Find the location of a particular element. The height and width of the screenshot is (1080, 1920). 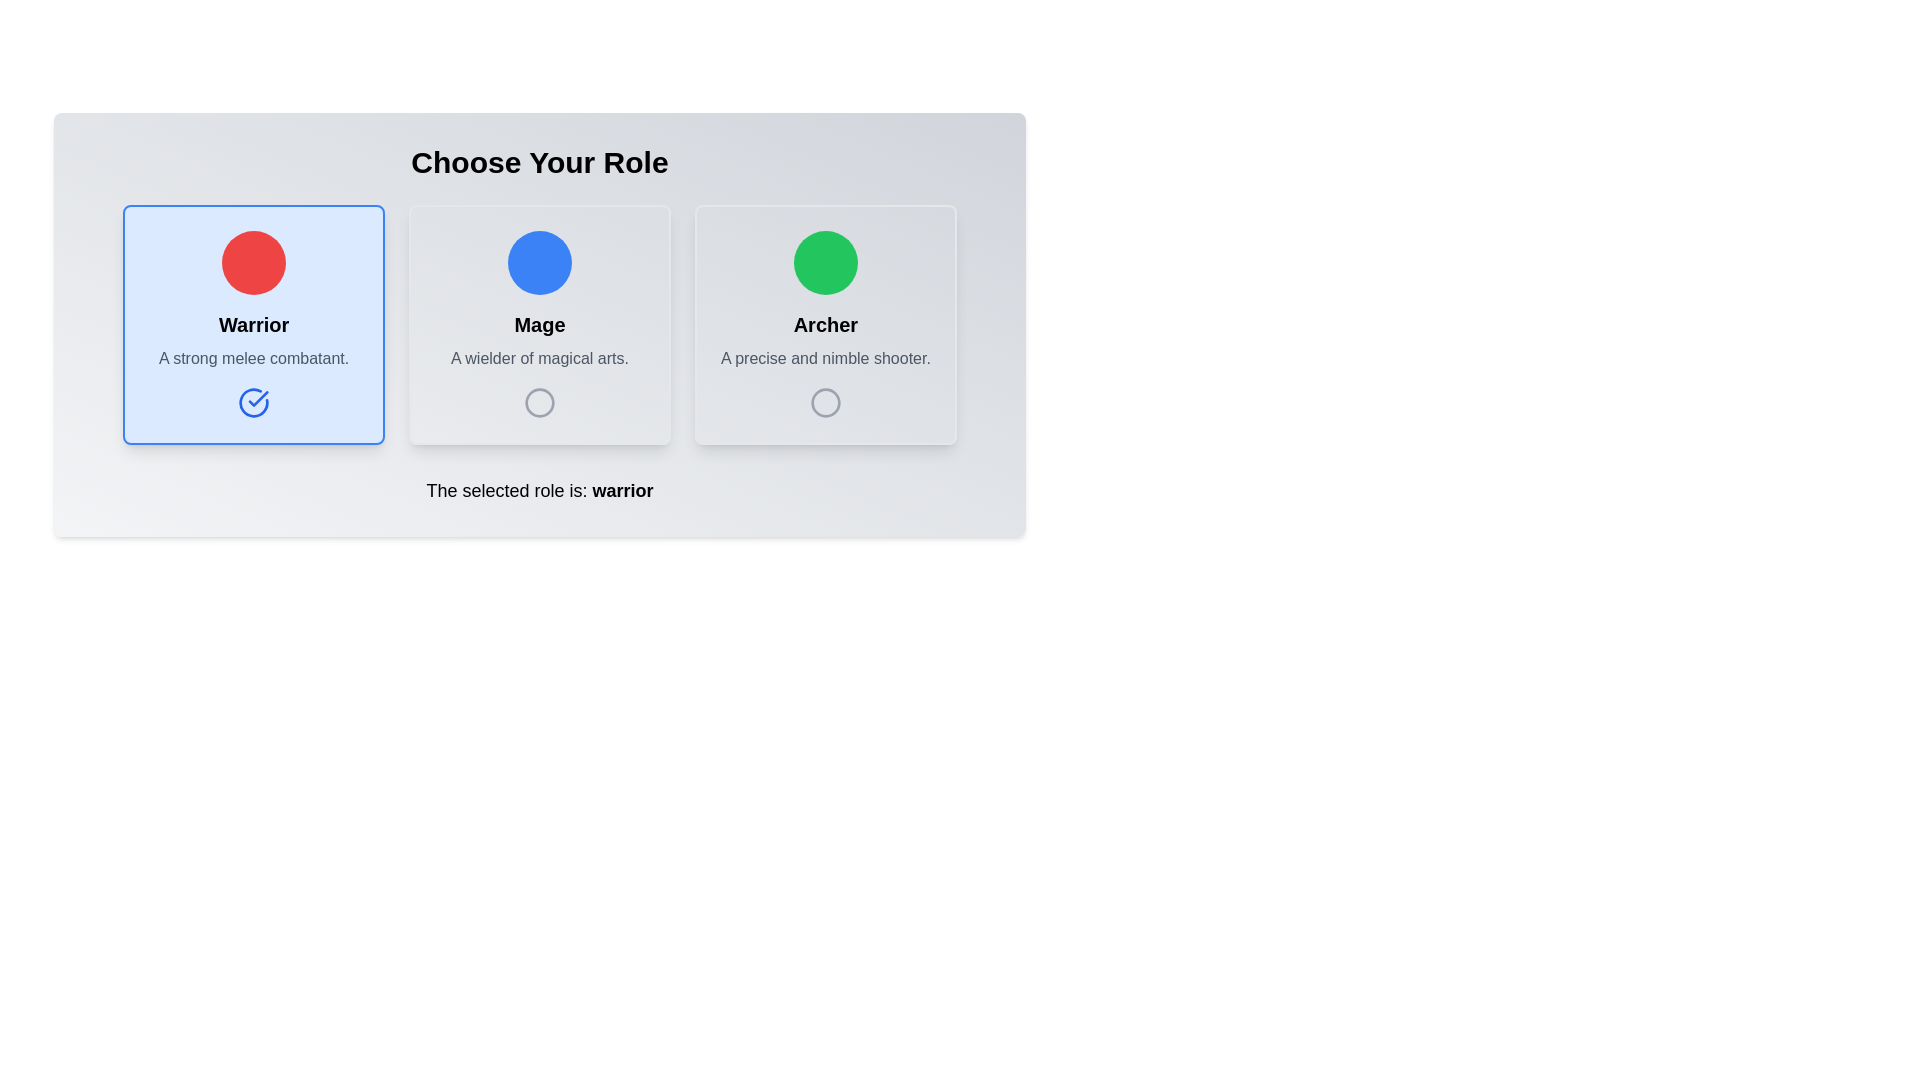

on the 'Warrior' role selectable tile is located at coordinates (253, 323).